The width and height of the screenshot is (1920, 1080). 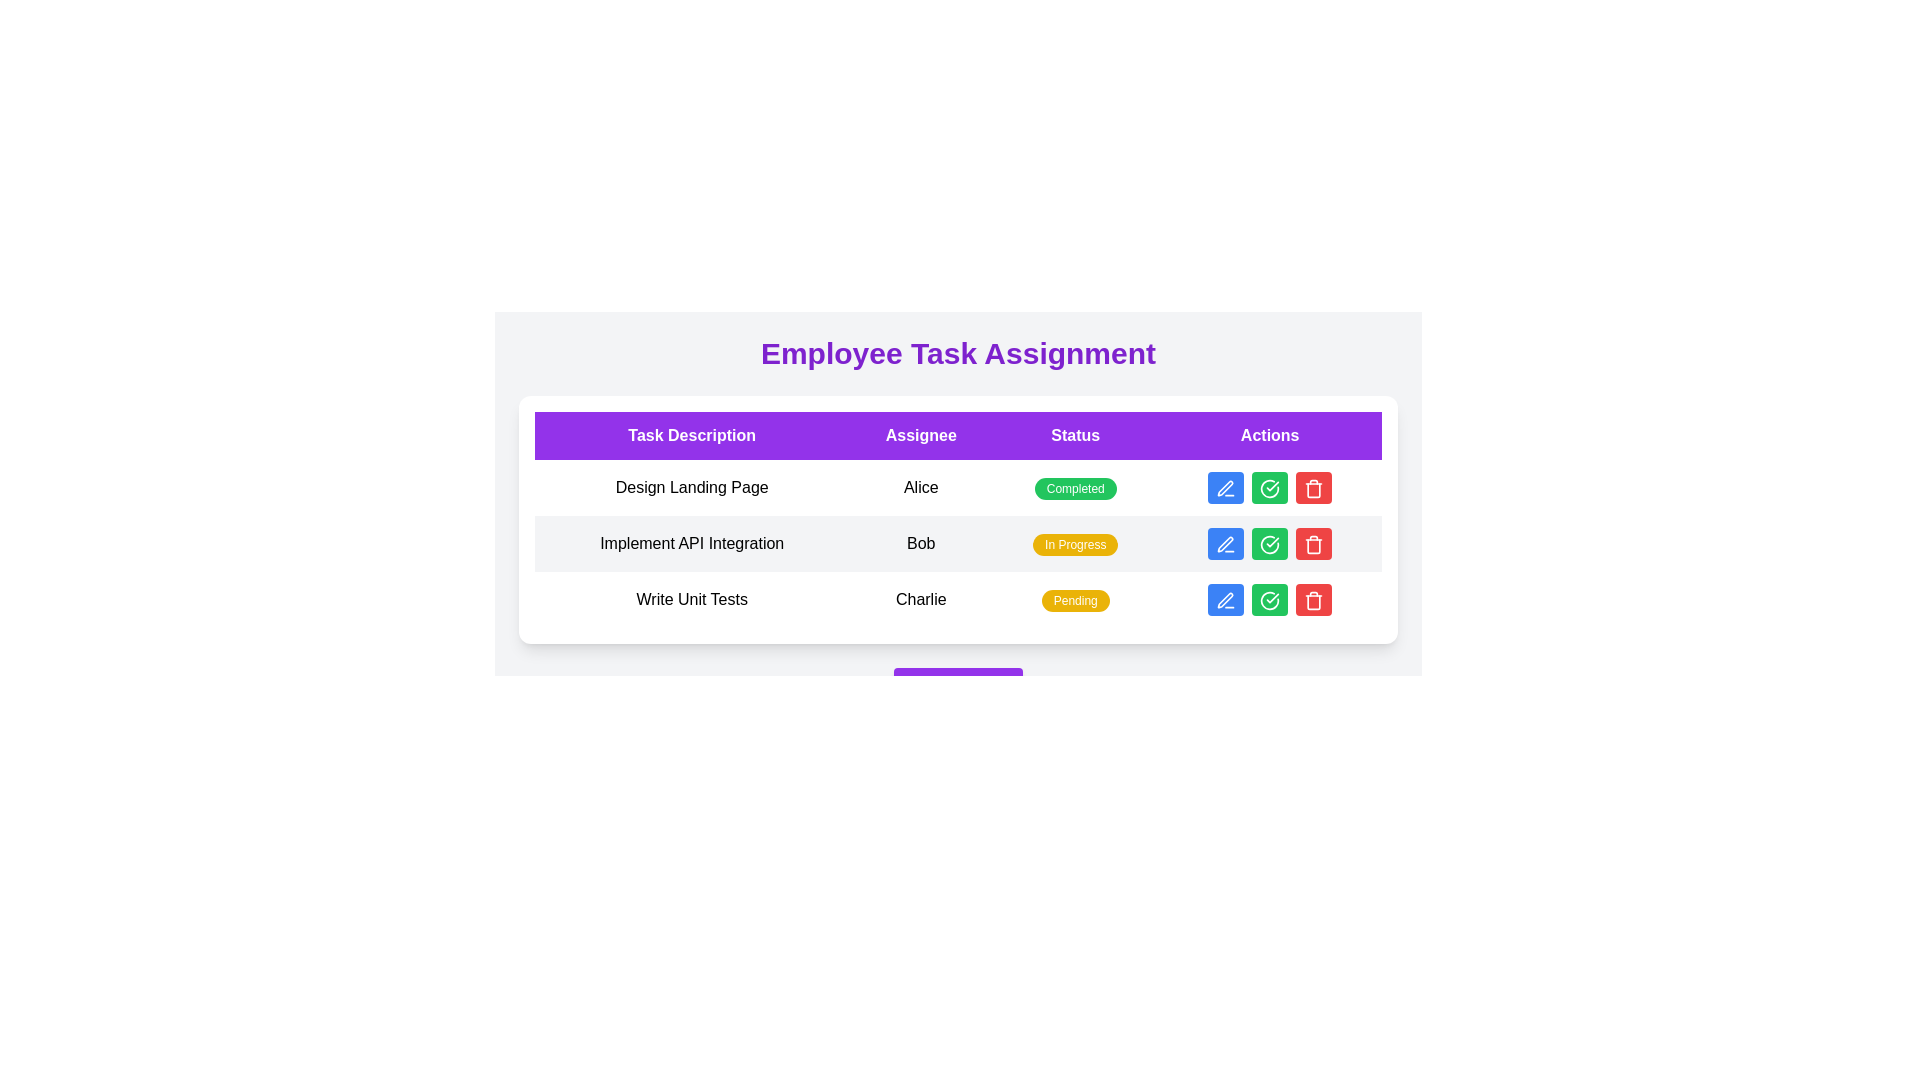 What do you see at coordinates (1269, 488) in the screenshot?
I see `the confirmation icon located in the 'Actions' column of the first row under the 'Design Landing Page' task description` at bounding box center [1269, 488].